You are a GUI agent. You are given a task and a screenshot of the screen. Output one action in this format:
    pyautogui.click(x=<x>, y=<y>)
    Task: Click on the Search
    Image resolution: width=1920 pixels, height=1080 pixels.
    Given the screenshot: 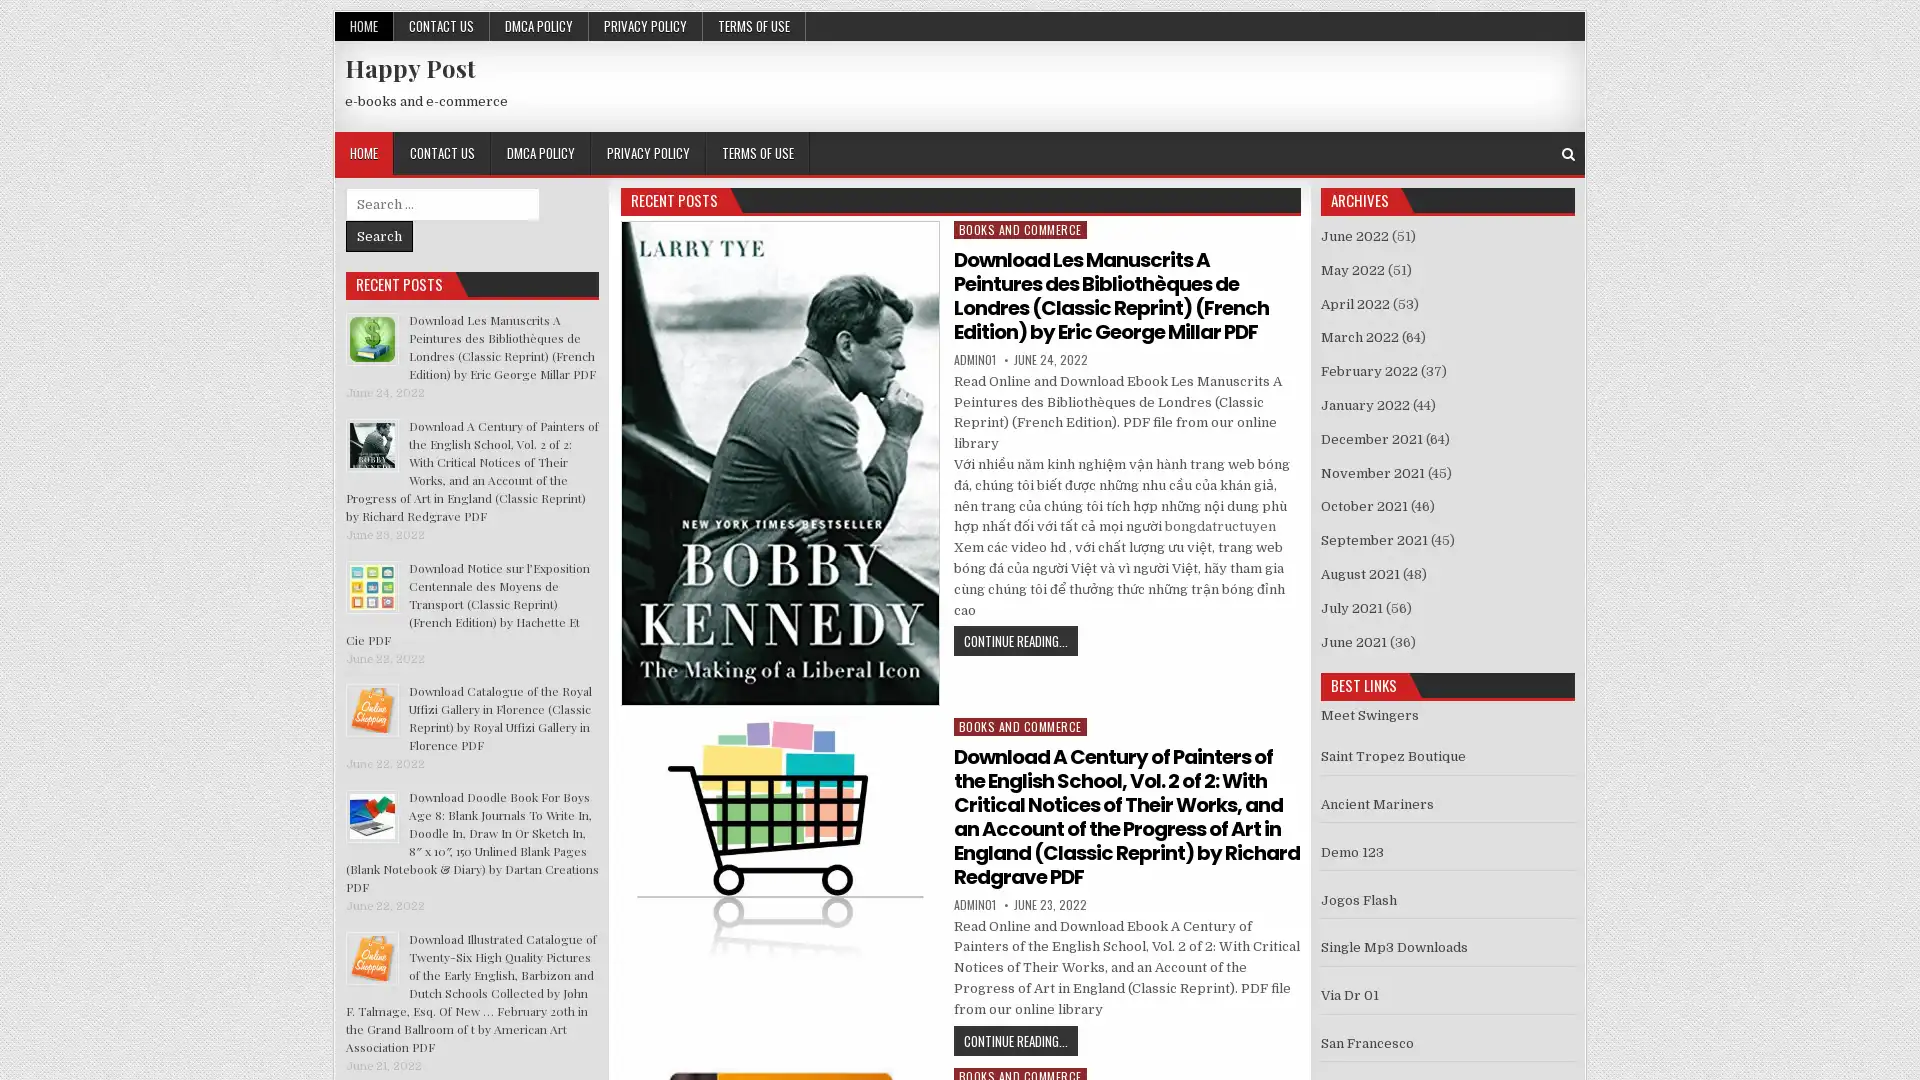 What is the action you would take?
    pyautogui.click(x=378, y=235)
    